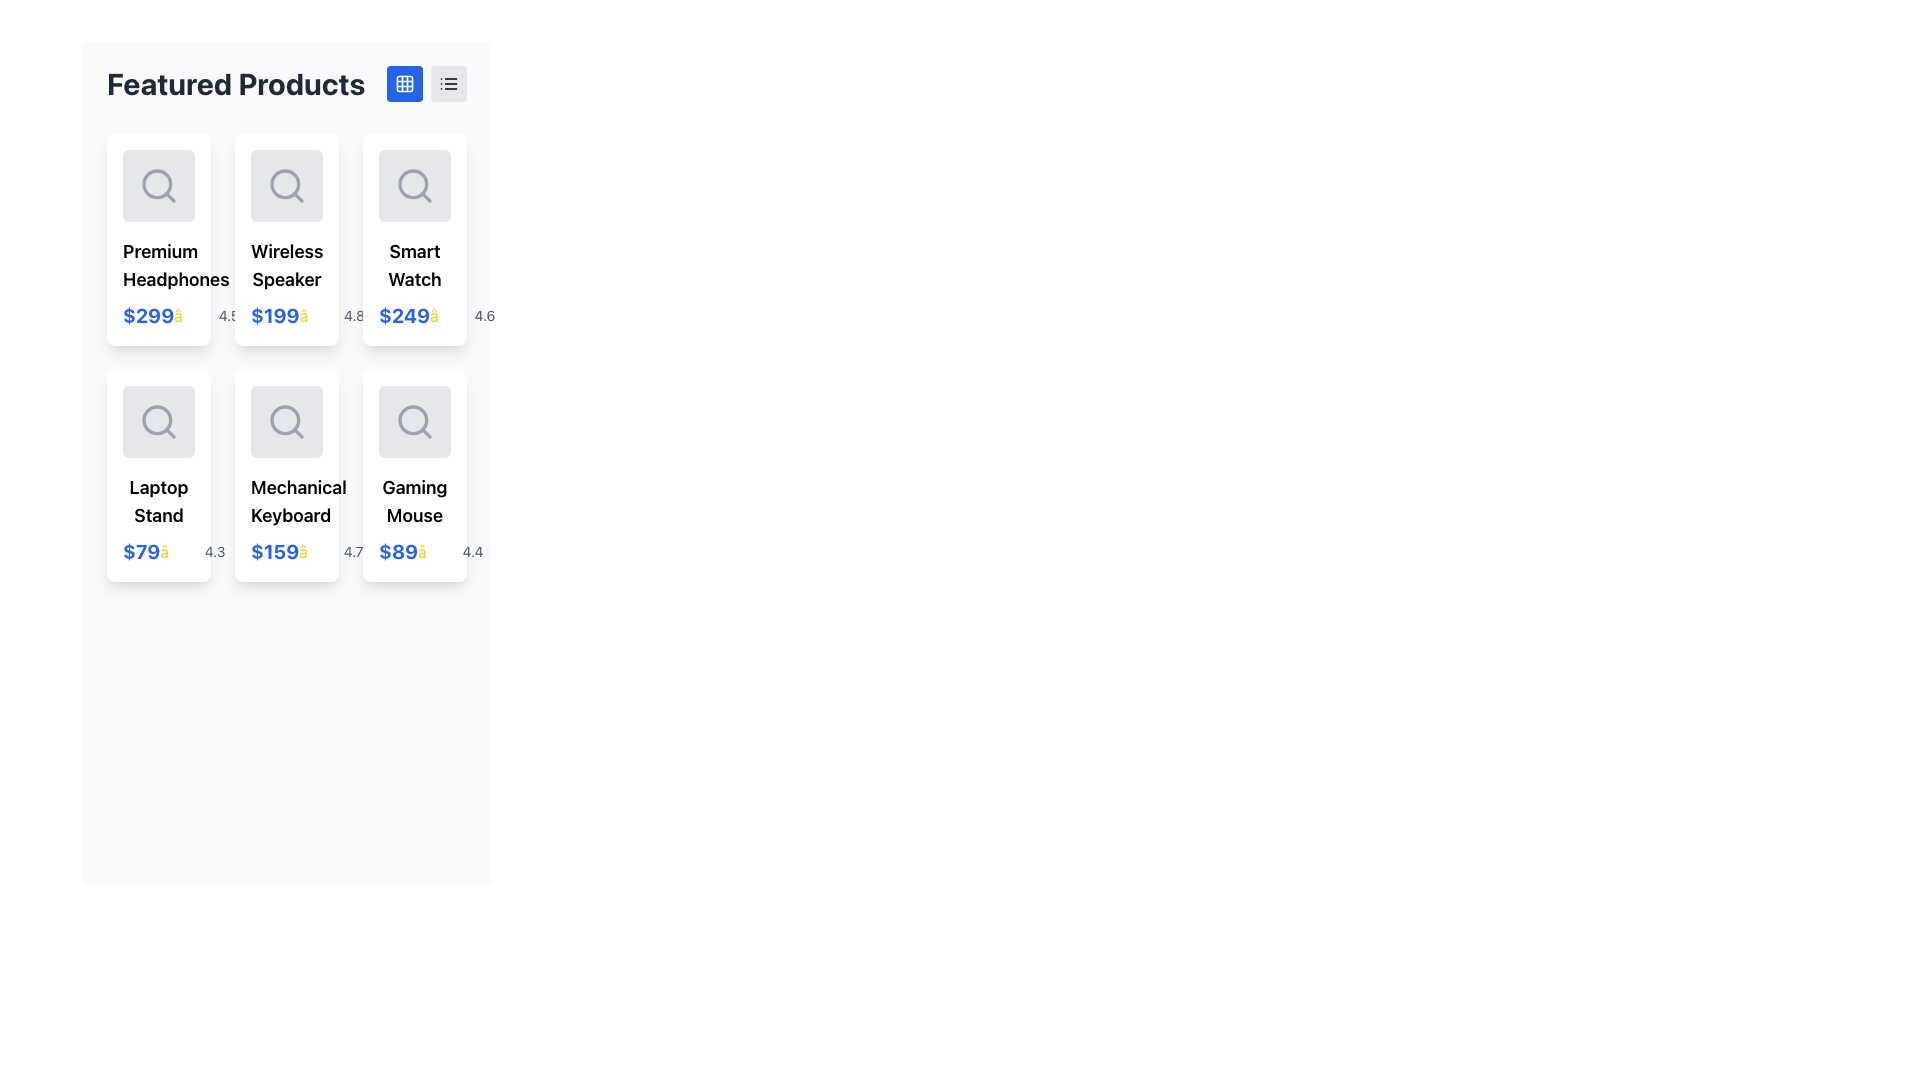 The image size is (1920, 1080). I want to click on the Product information display for 'Premium Headphones', located at the bottom of its product card, so click(157, 315).